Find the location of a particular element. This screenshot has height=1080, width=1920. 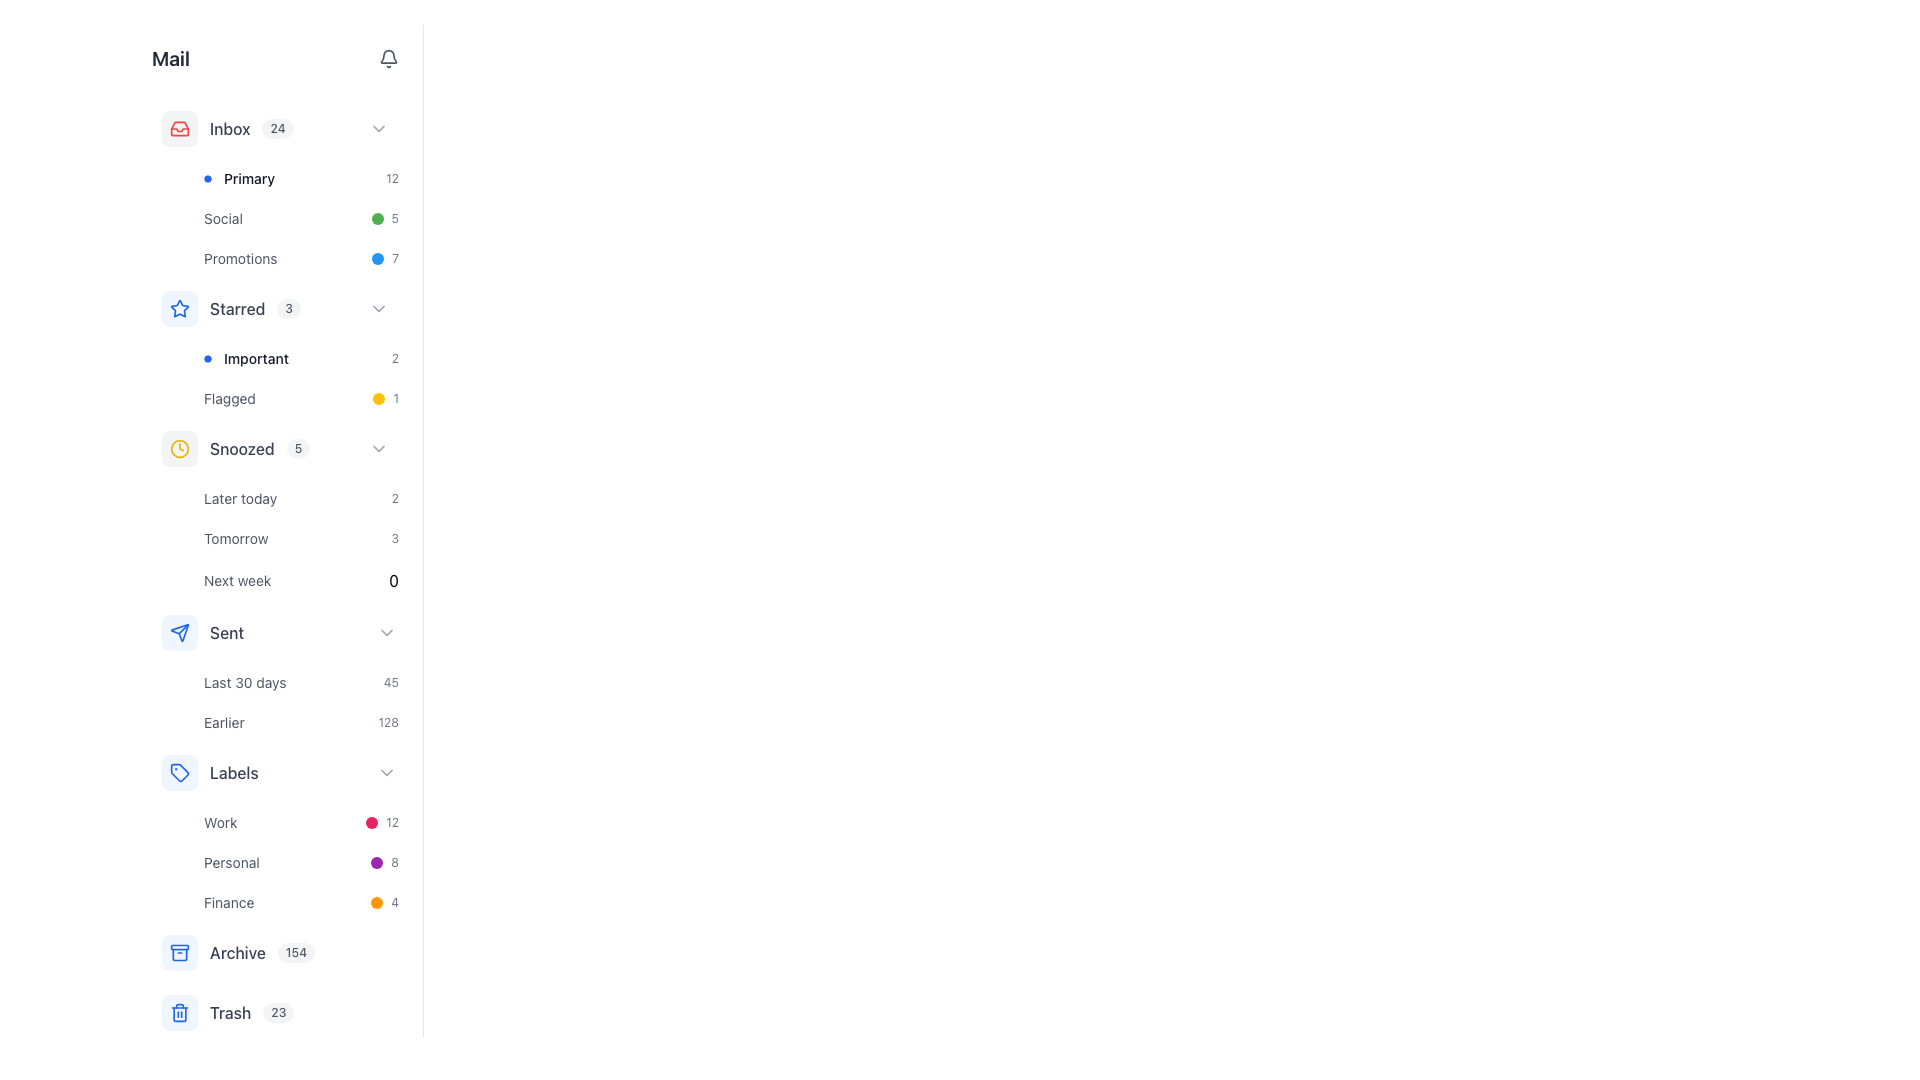

the first list item under the 'Snoozed' section is located at coordinates (300, 497).